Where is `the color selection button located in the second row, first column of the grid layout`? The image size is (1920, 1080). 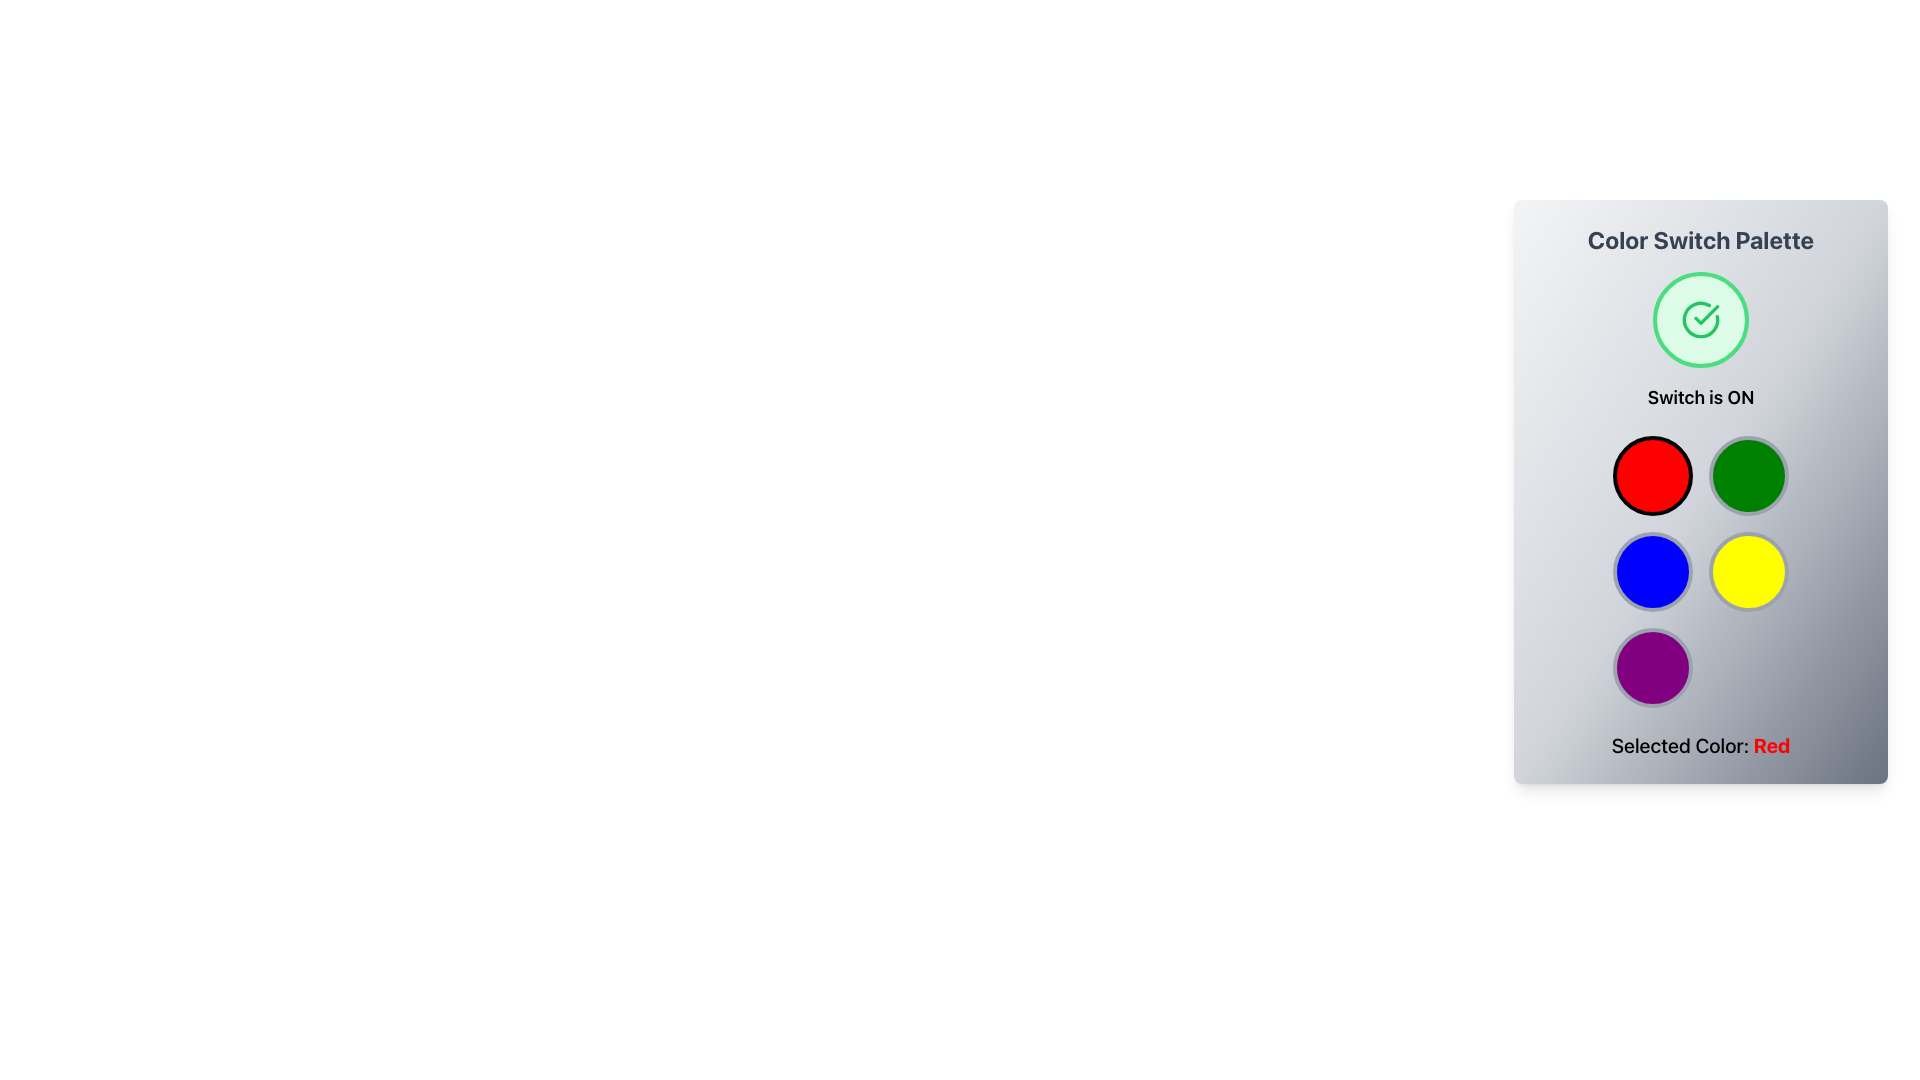 the color selection button located in the second row, first column of the grid layout is located at coordinates (1652, 571).